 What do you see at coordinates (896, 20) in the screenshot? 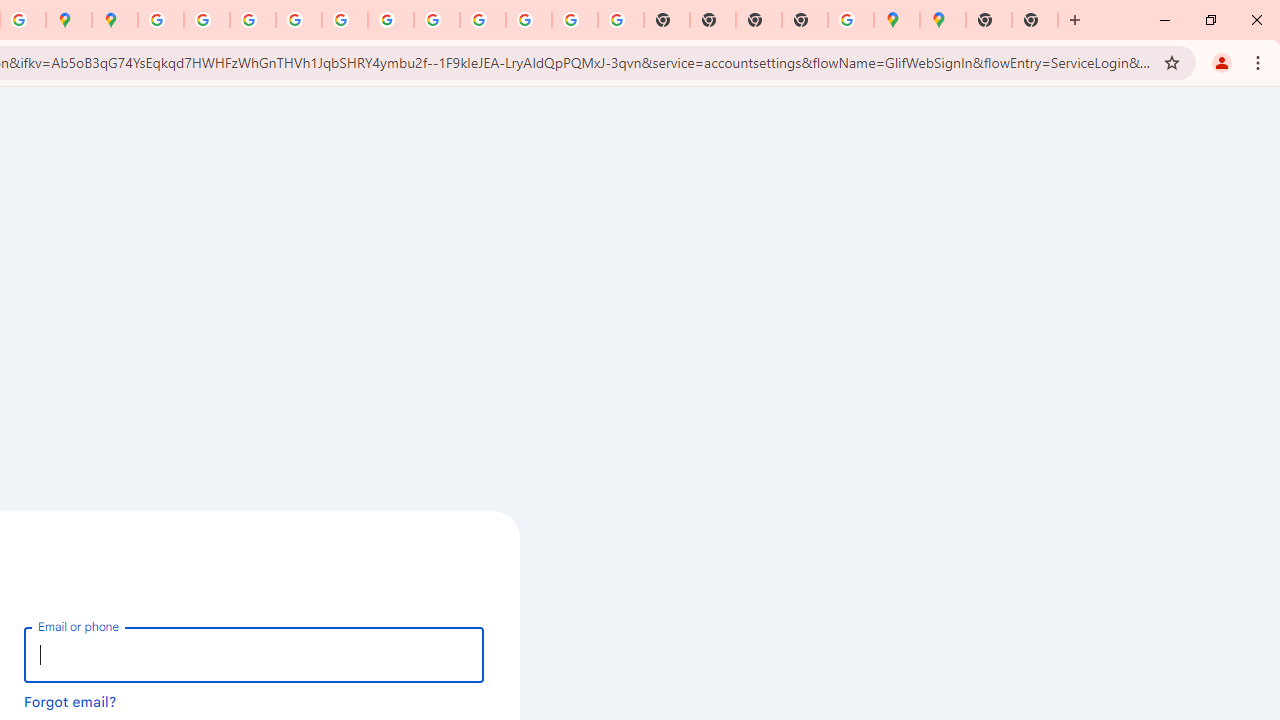
I see `'Google Maps'` at bounding box center [896, 20].